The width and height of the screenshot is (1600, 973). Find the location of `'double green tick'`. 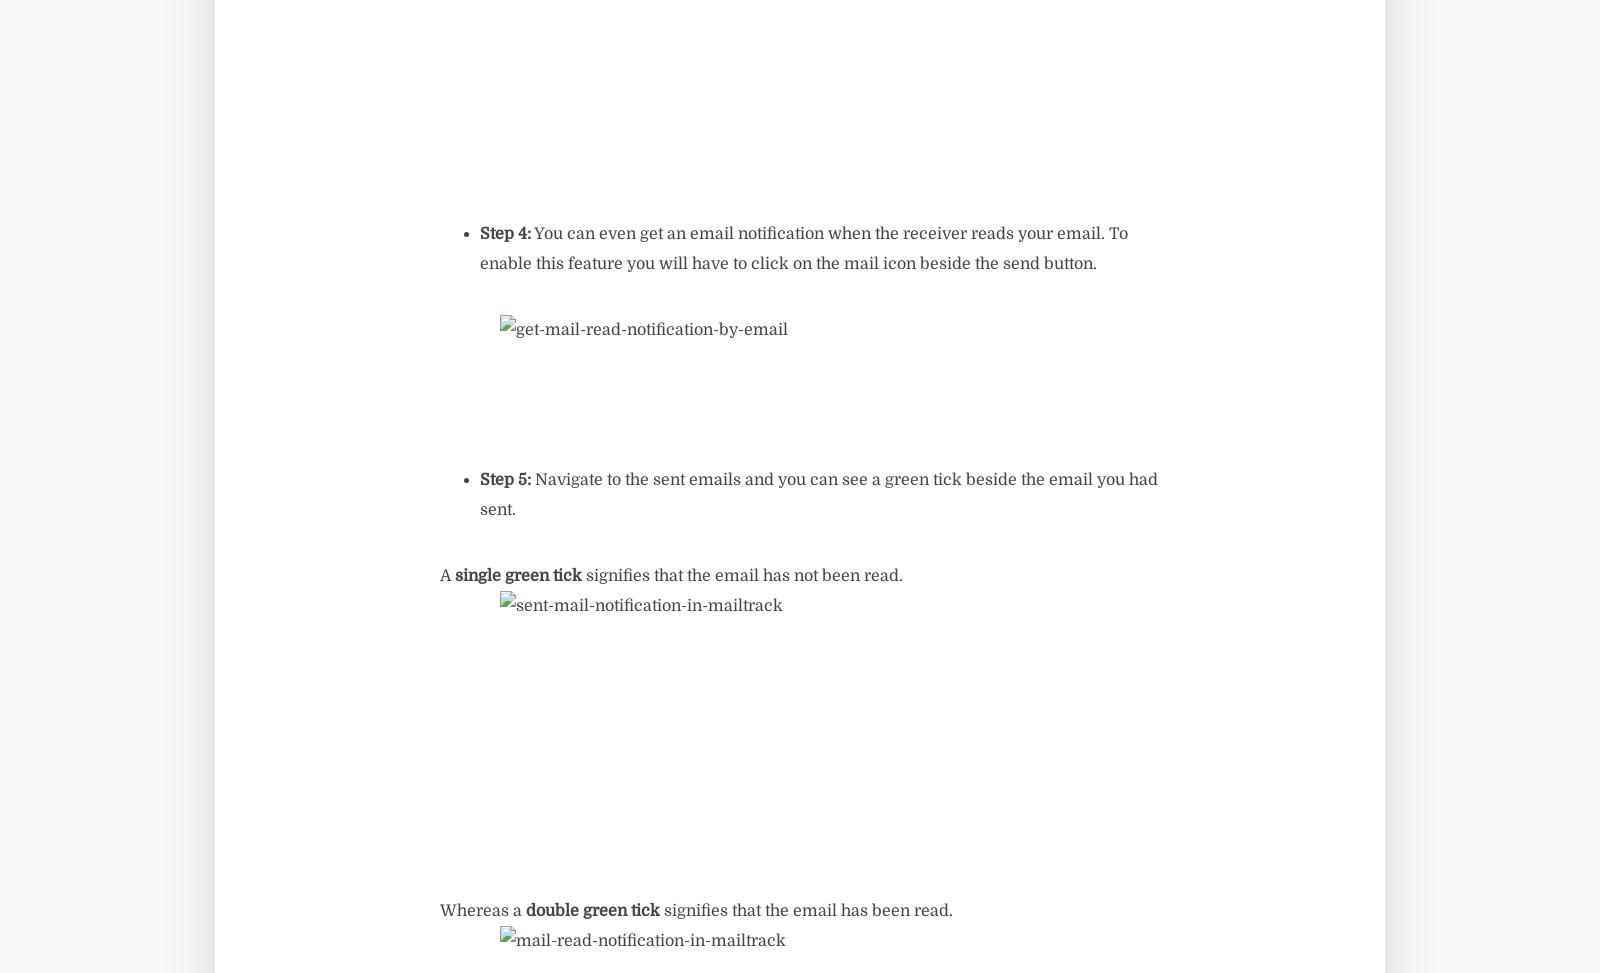

'double green tick' is located at coordinates (591, 910).